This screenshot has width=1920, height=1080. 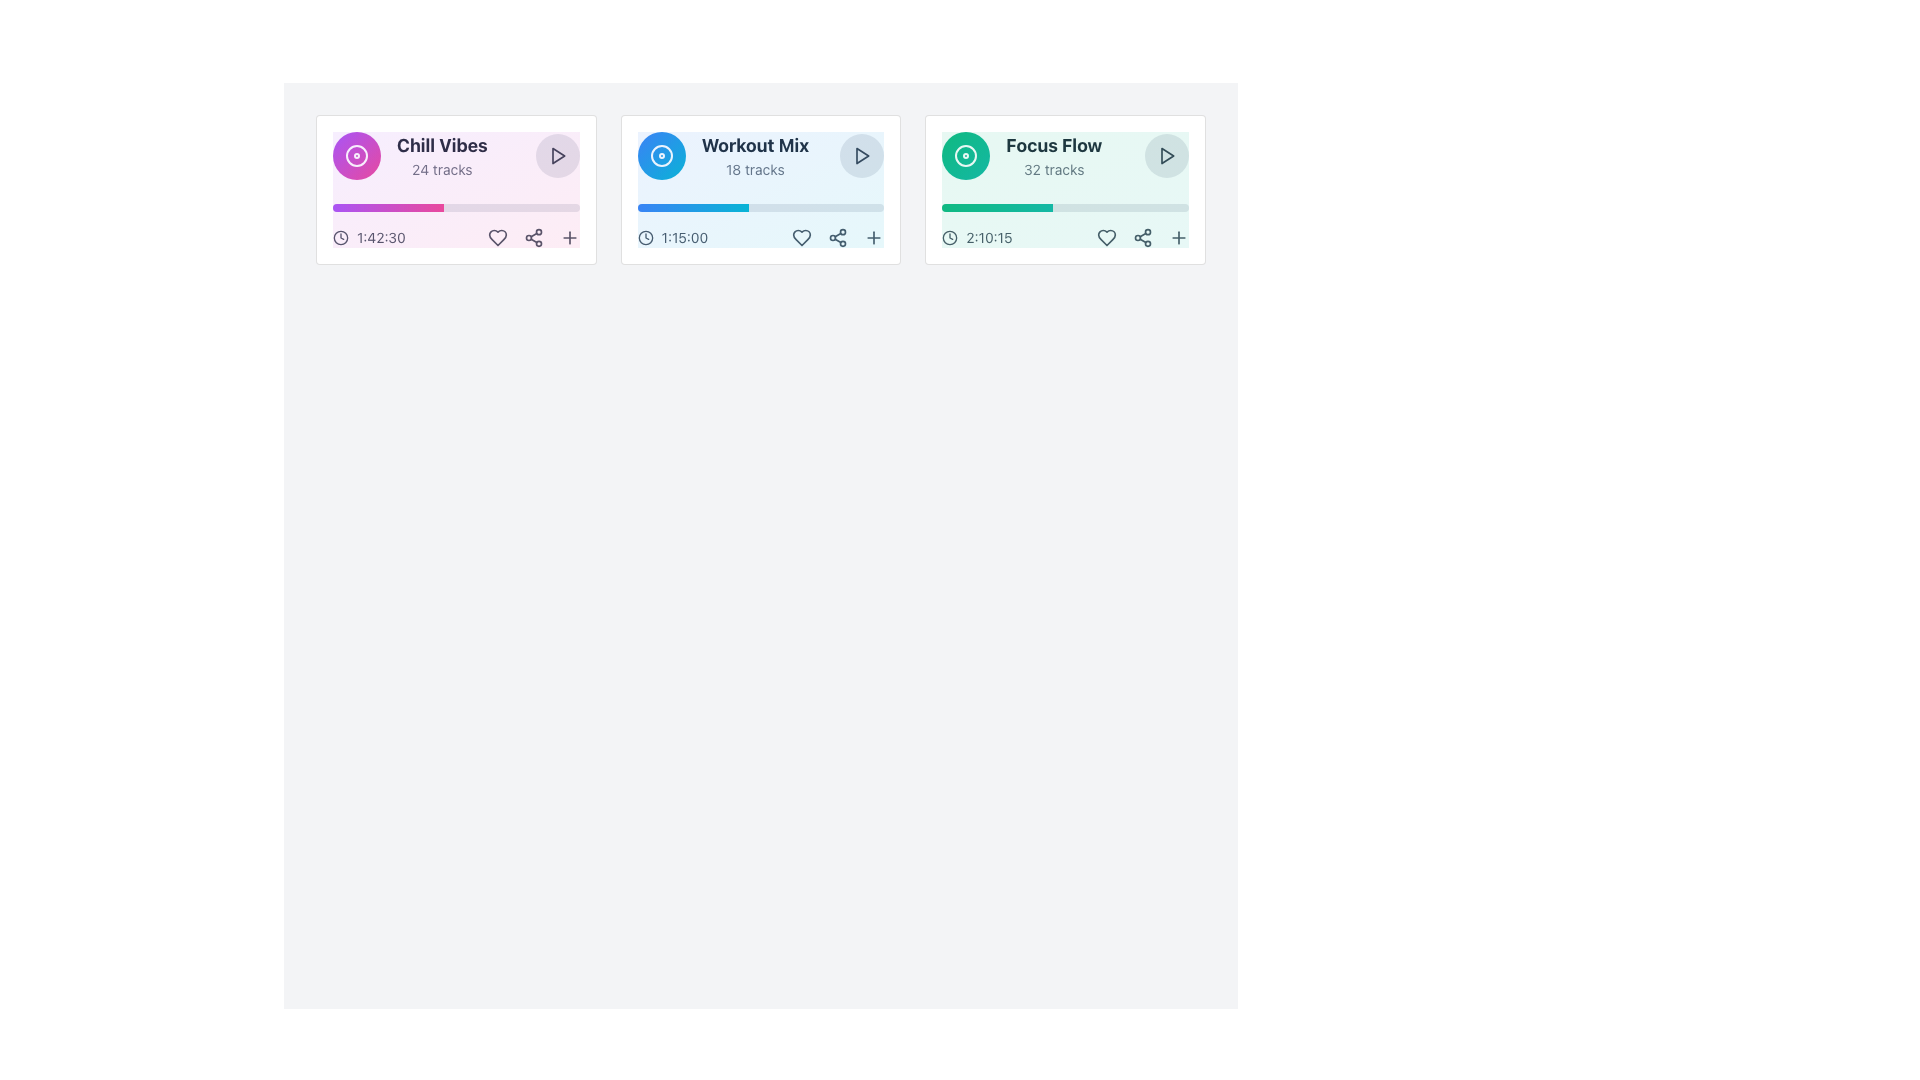 What do you see at coordinates (722, 154) in the screenshot?
I see `the 'Workout Mix' informational text element, which features a bold title and a spinning disc icon` at bounding box center [722, 154].